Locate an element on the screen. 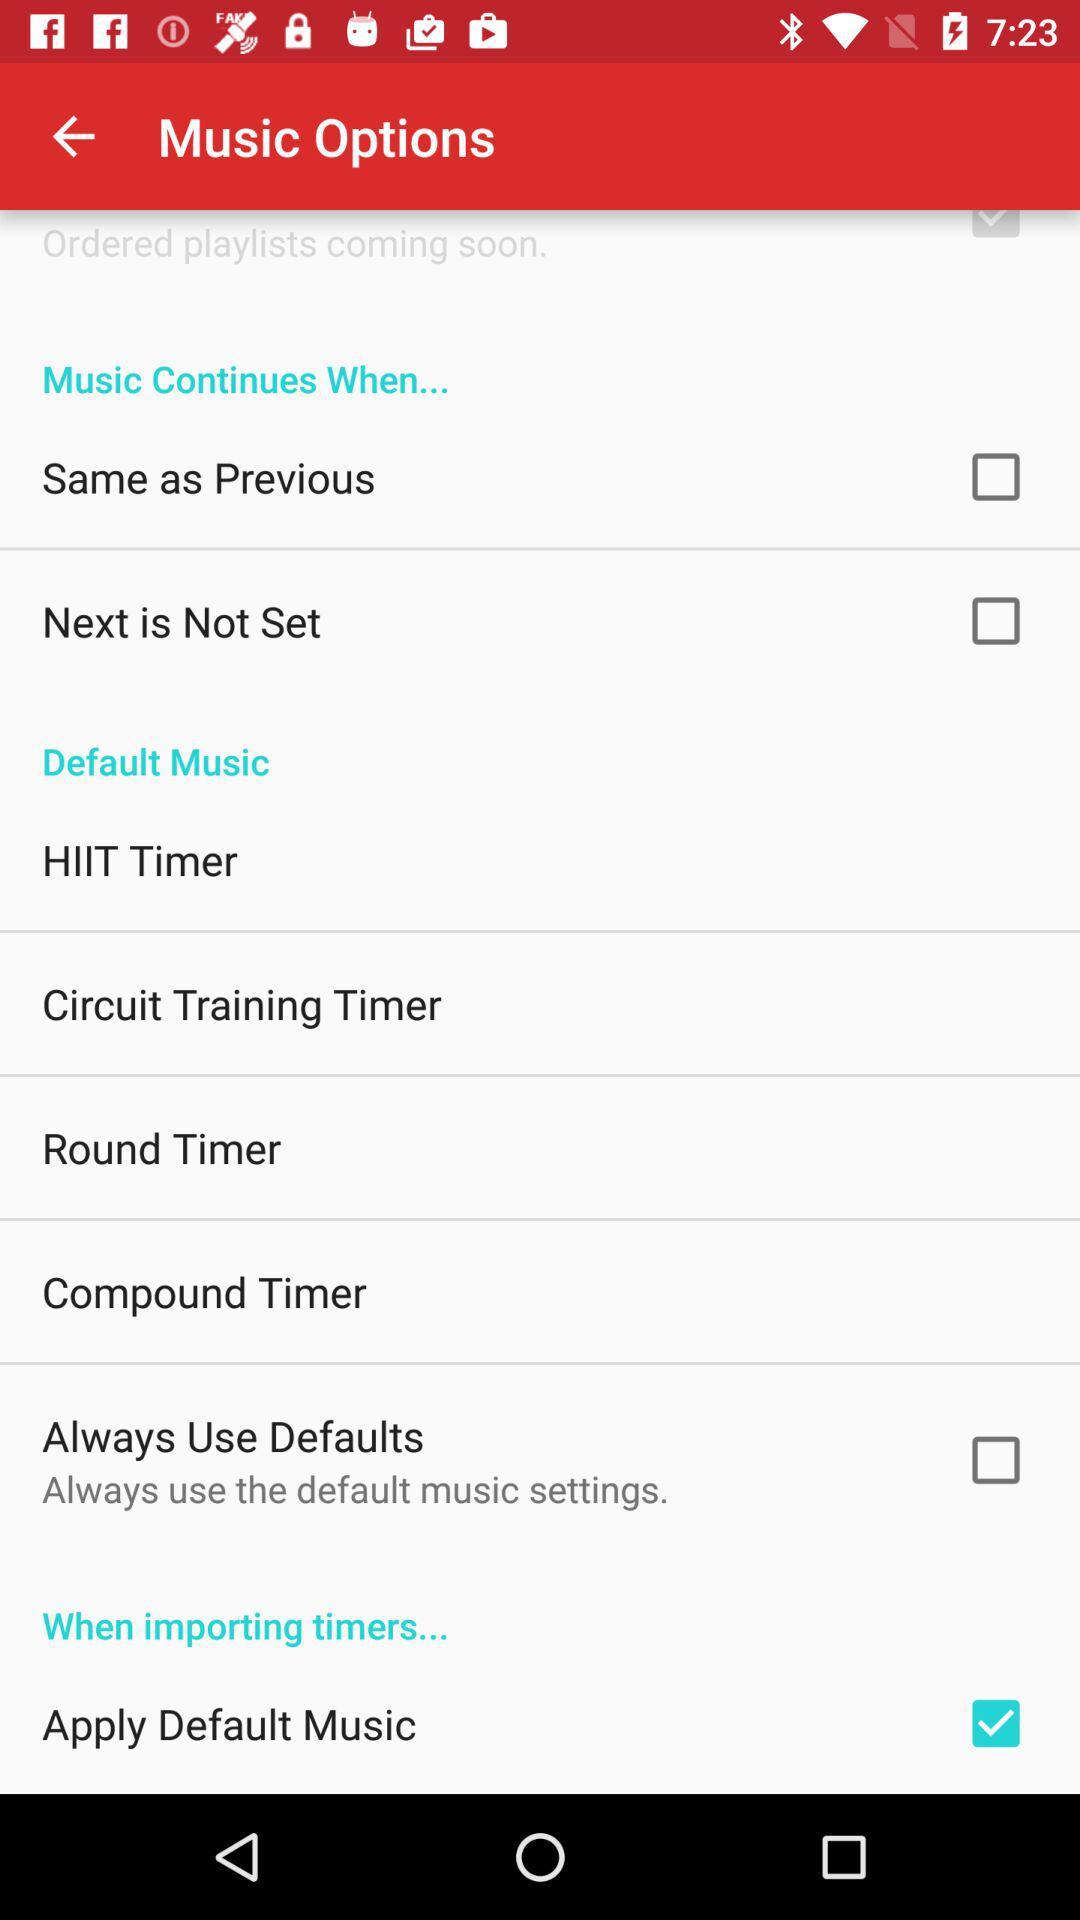  the music continues when... icon is located at coordinates (540, 357).